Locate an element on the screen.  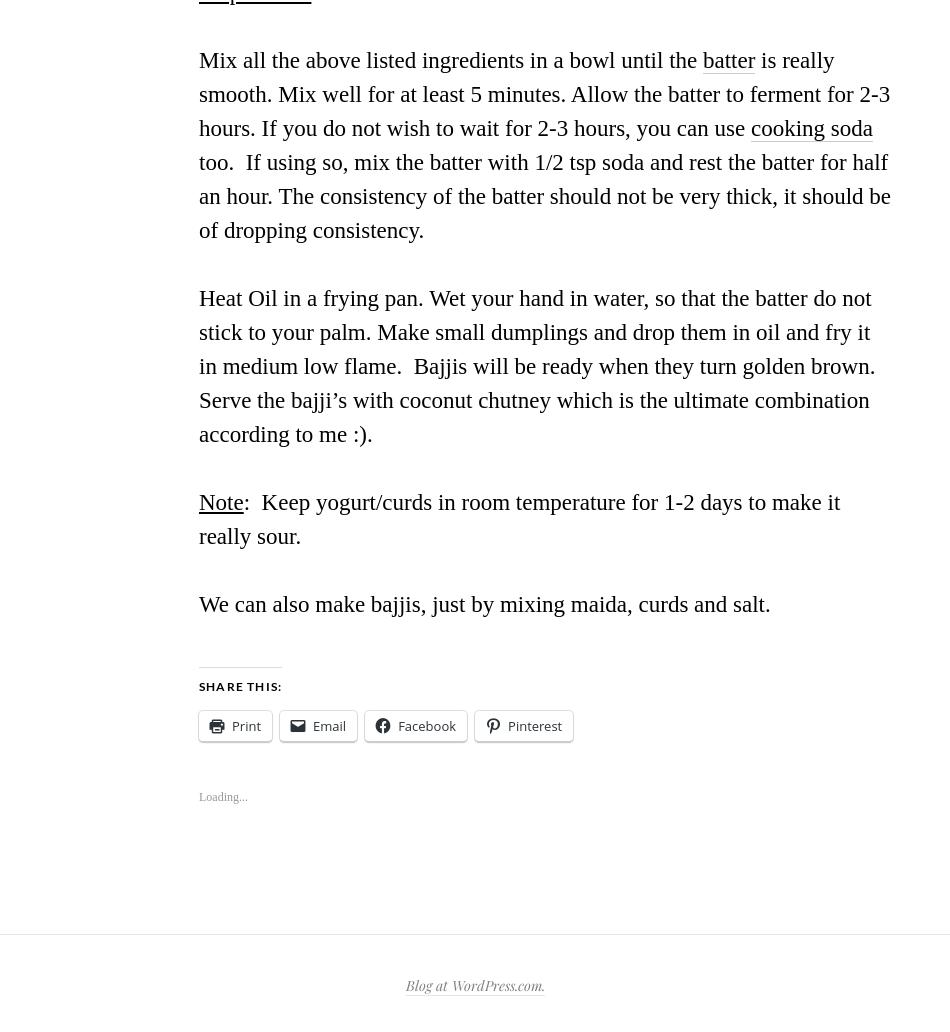
'is really smooth. Mix well for at least 5 minutes. Allow the batter to ferment for 2-3 hours. If you do not wish to wait for 2-3 hours, you can use' is located at coordinates (199, 94).